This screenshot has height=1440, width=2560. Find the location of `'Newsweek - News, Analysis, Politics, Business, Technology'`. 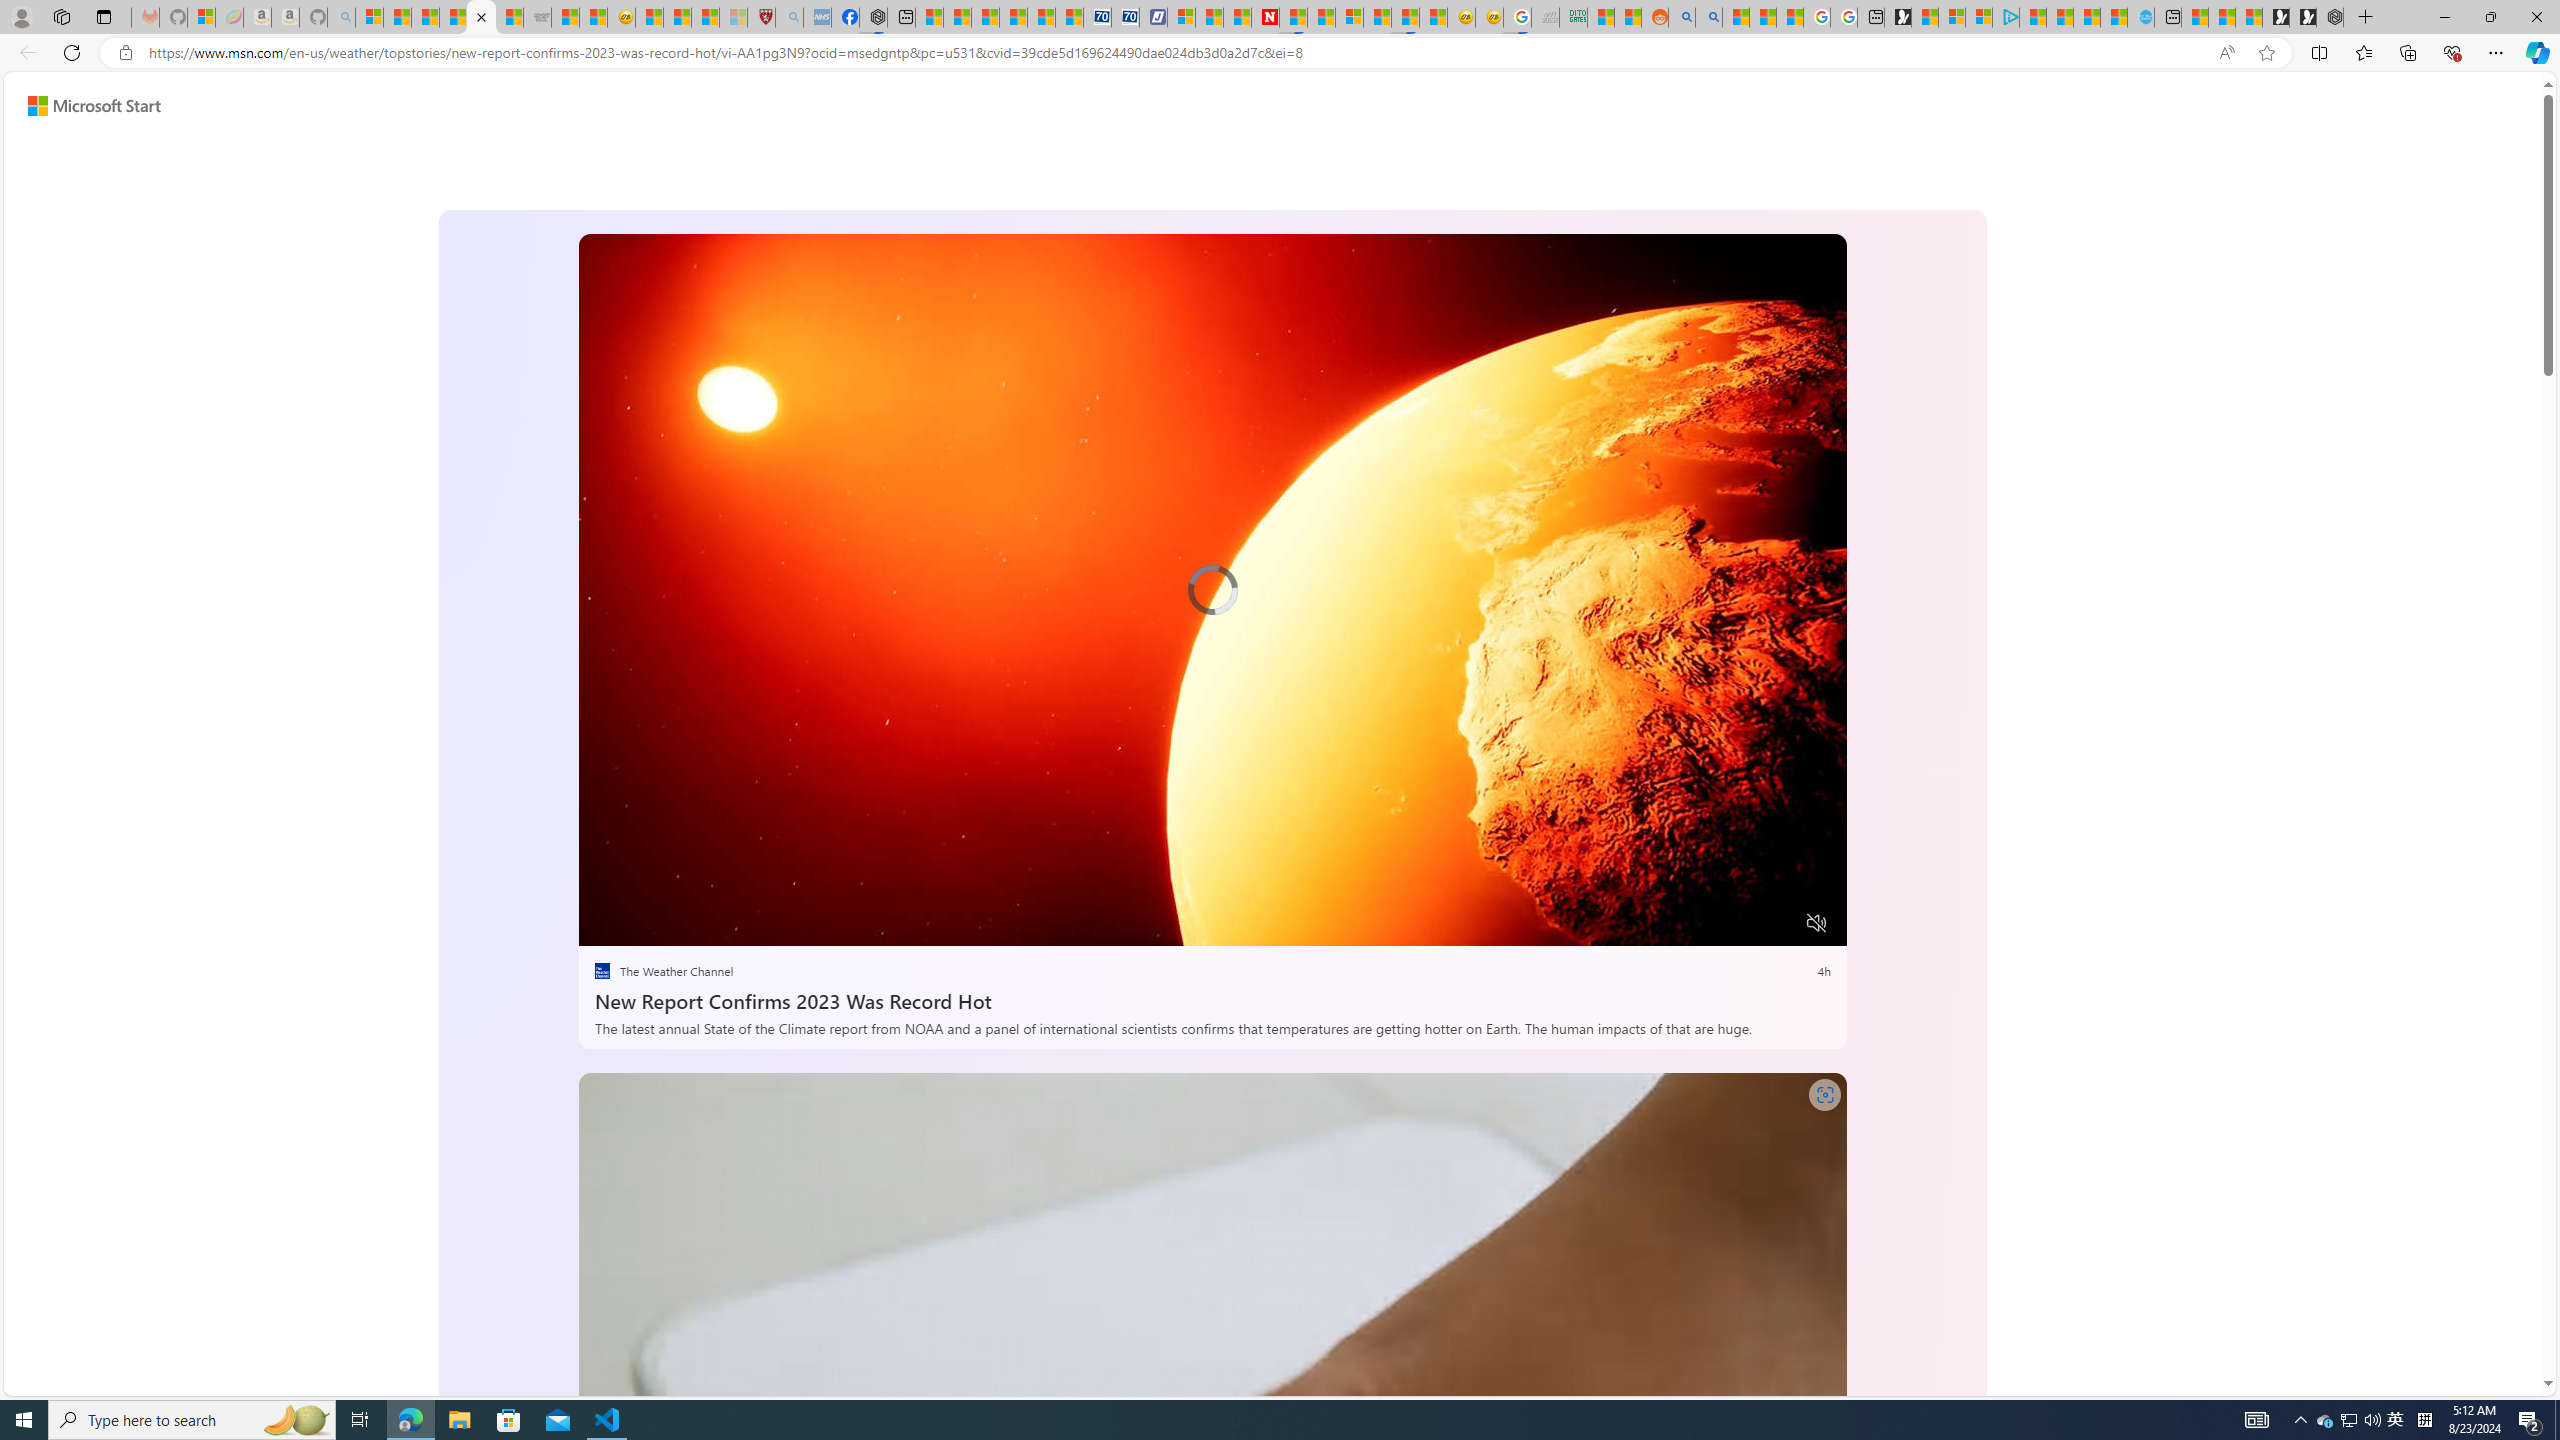

'Newsweek - News, Analysis, Politics, Business, Technology' is located at coordinates (1264, 16).